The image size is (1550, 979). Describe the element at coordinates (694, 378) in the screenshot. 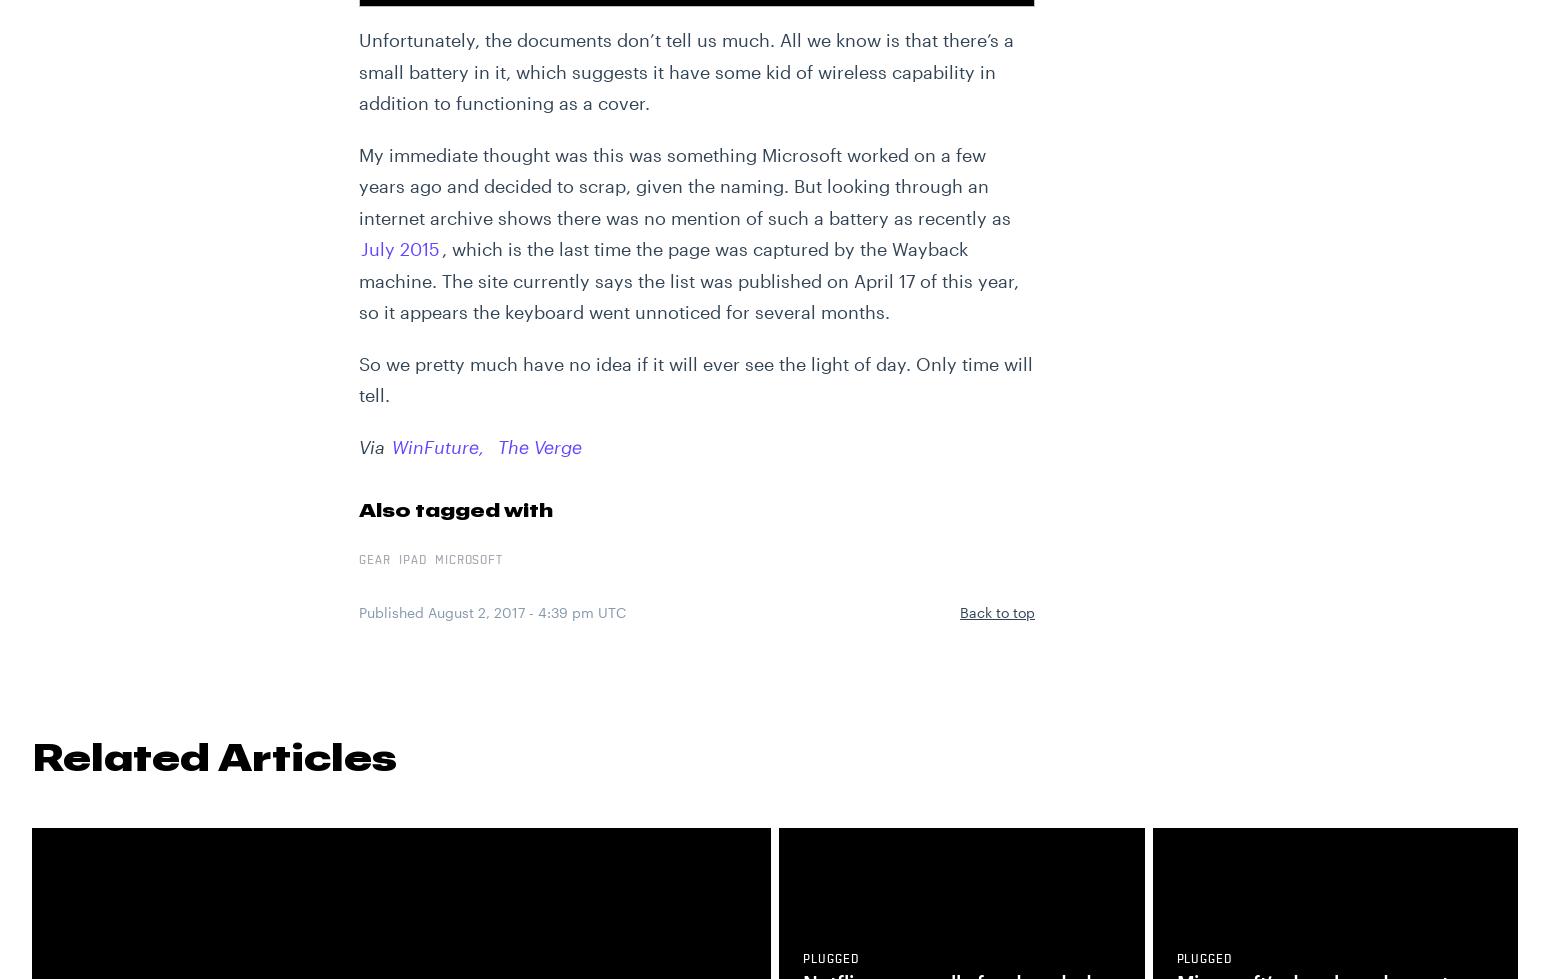

I see `'So we pretty much have no idea if it will ever see the light of day. Only time will tell.'` at that location.